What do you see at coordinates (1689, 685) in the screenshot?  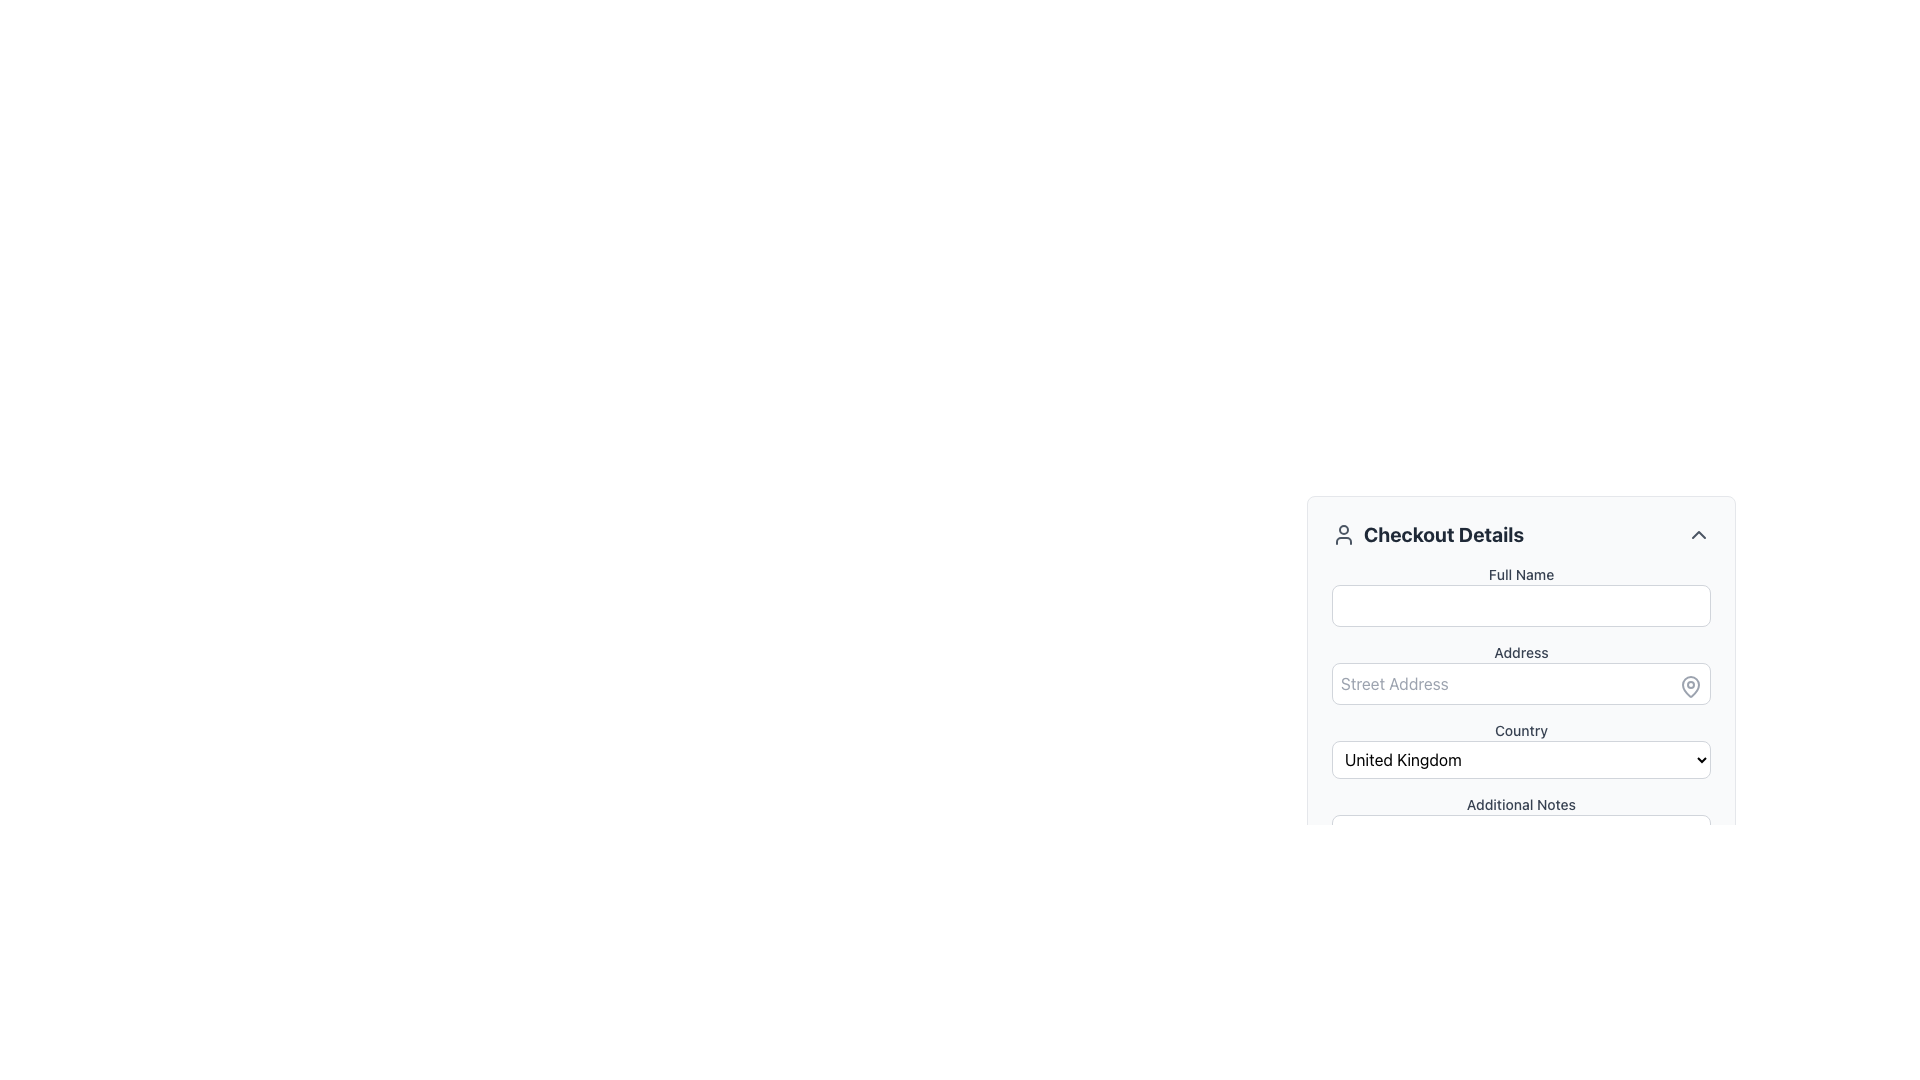 I see `the pin icon that is styled in light grey, located to the right of the 'Street Address' input field in the 'Checkout Details' form` at bounding box center [1689, 685].